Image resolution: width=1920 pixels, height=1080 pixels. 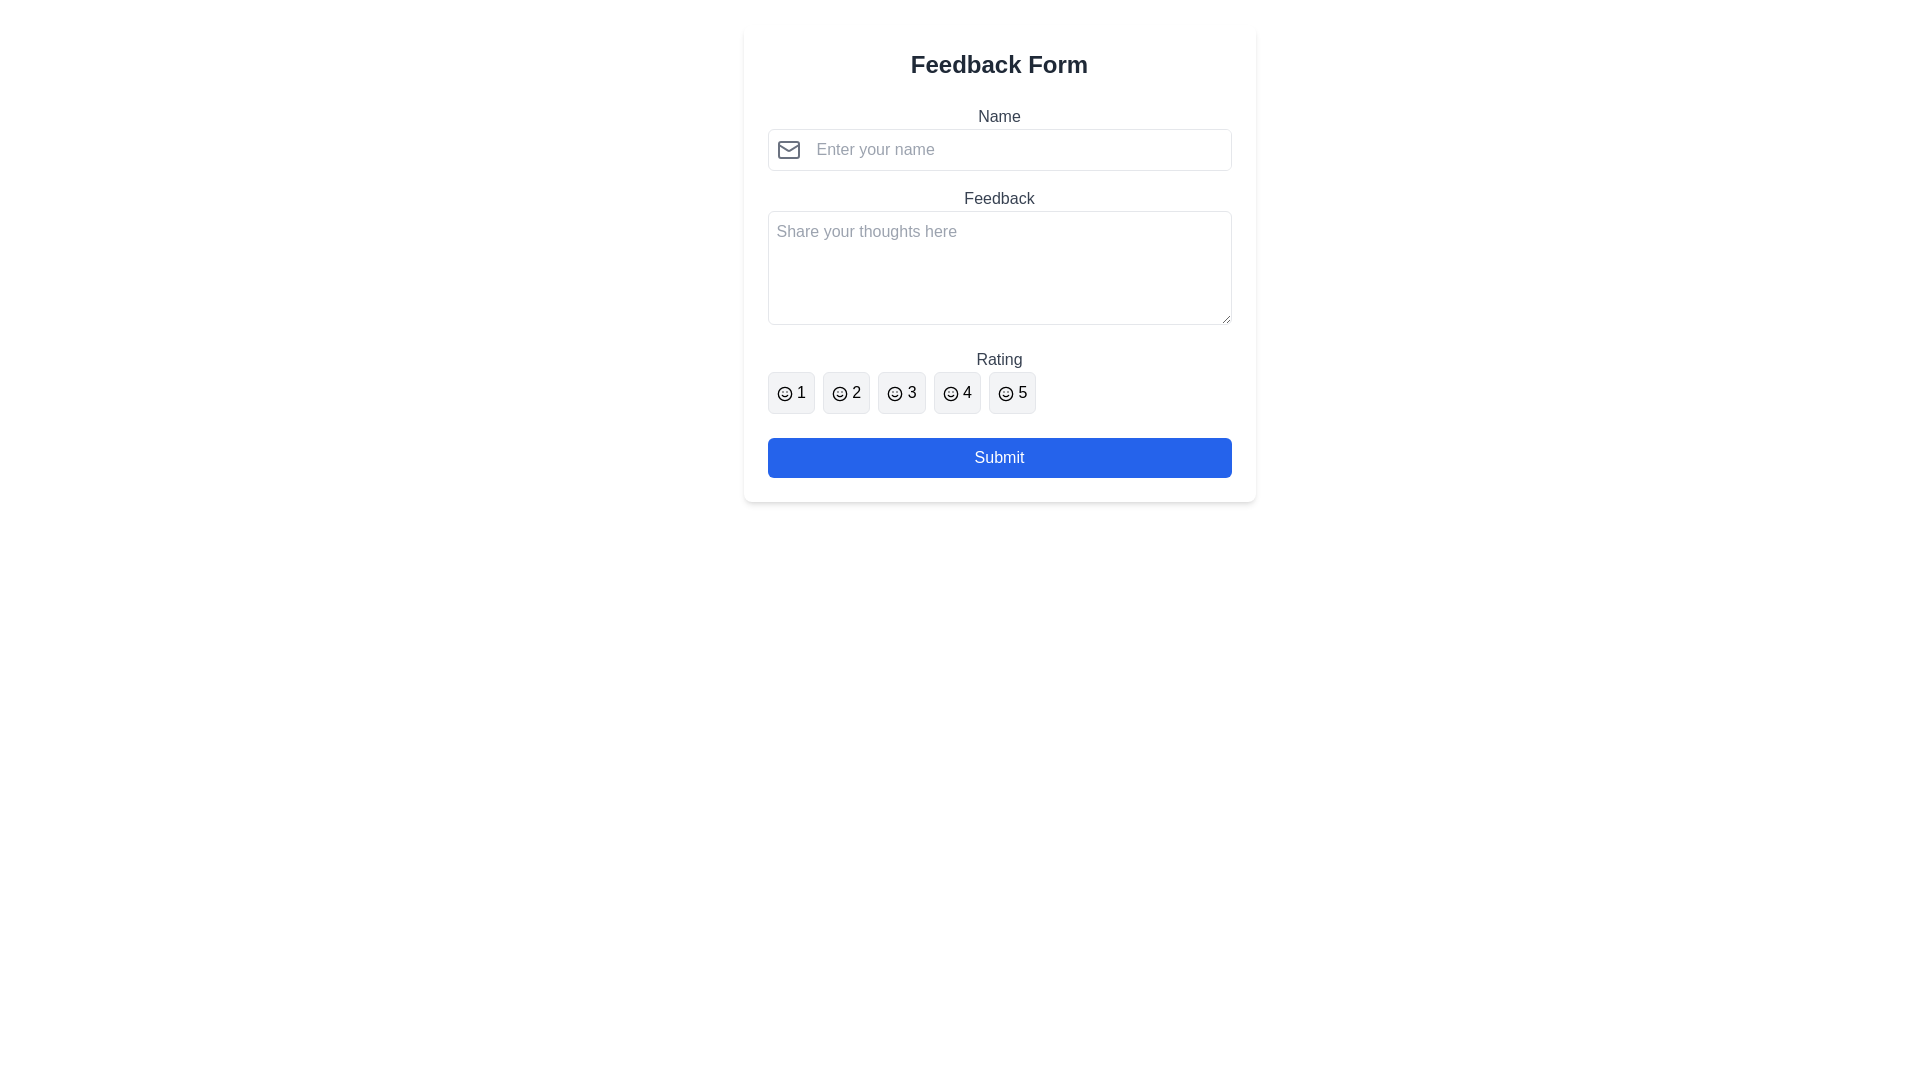 I want to click on the 'Submit' button with a blue background and white text located at the bottom of the feedback form under the 'Rating' section to change its color, so click(x=999, y=458).